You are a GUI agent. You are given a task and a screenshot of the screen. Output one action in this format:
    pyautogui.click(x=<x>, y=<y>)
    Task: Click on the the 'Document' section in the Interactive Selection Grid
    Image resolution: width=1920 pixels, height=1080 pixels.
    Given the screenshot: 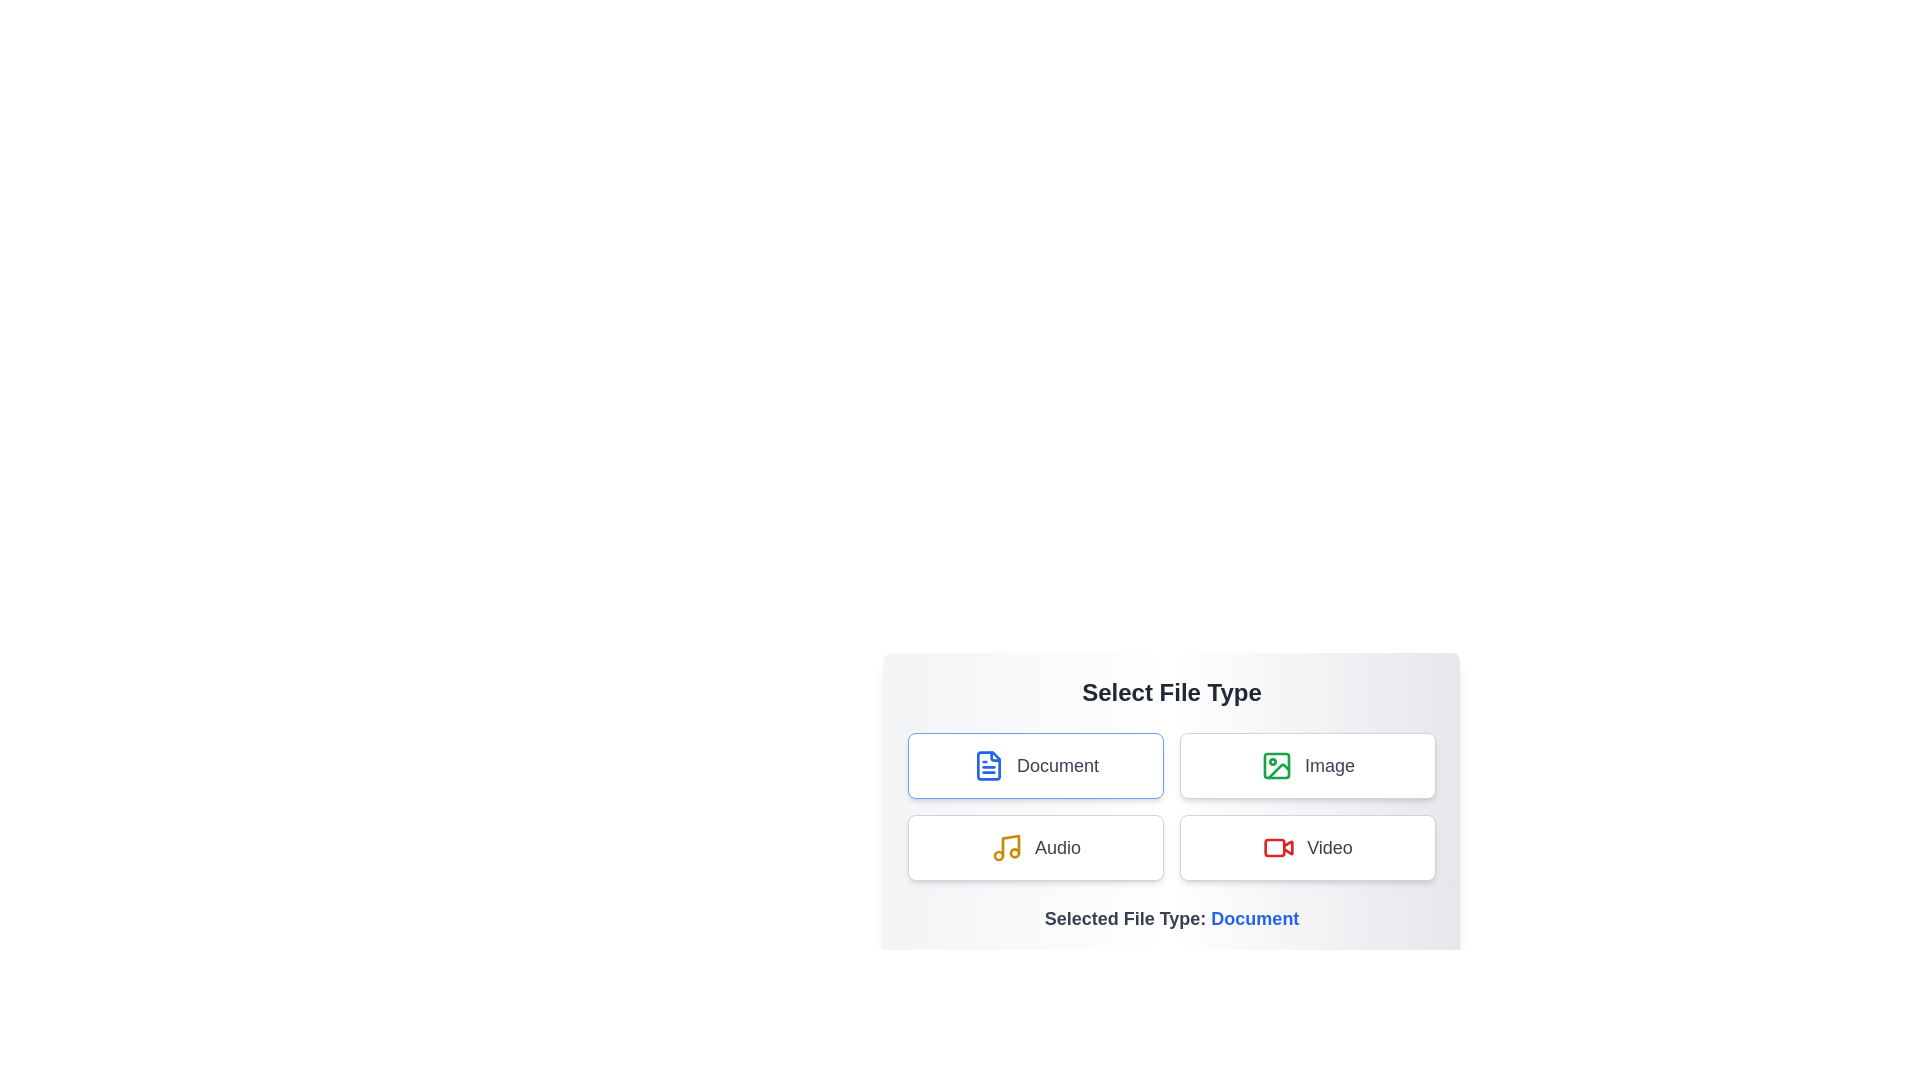 What is the action you would take?
    pyautogui.click(x=1171, y=805)
    